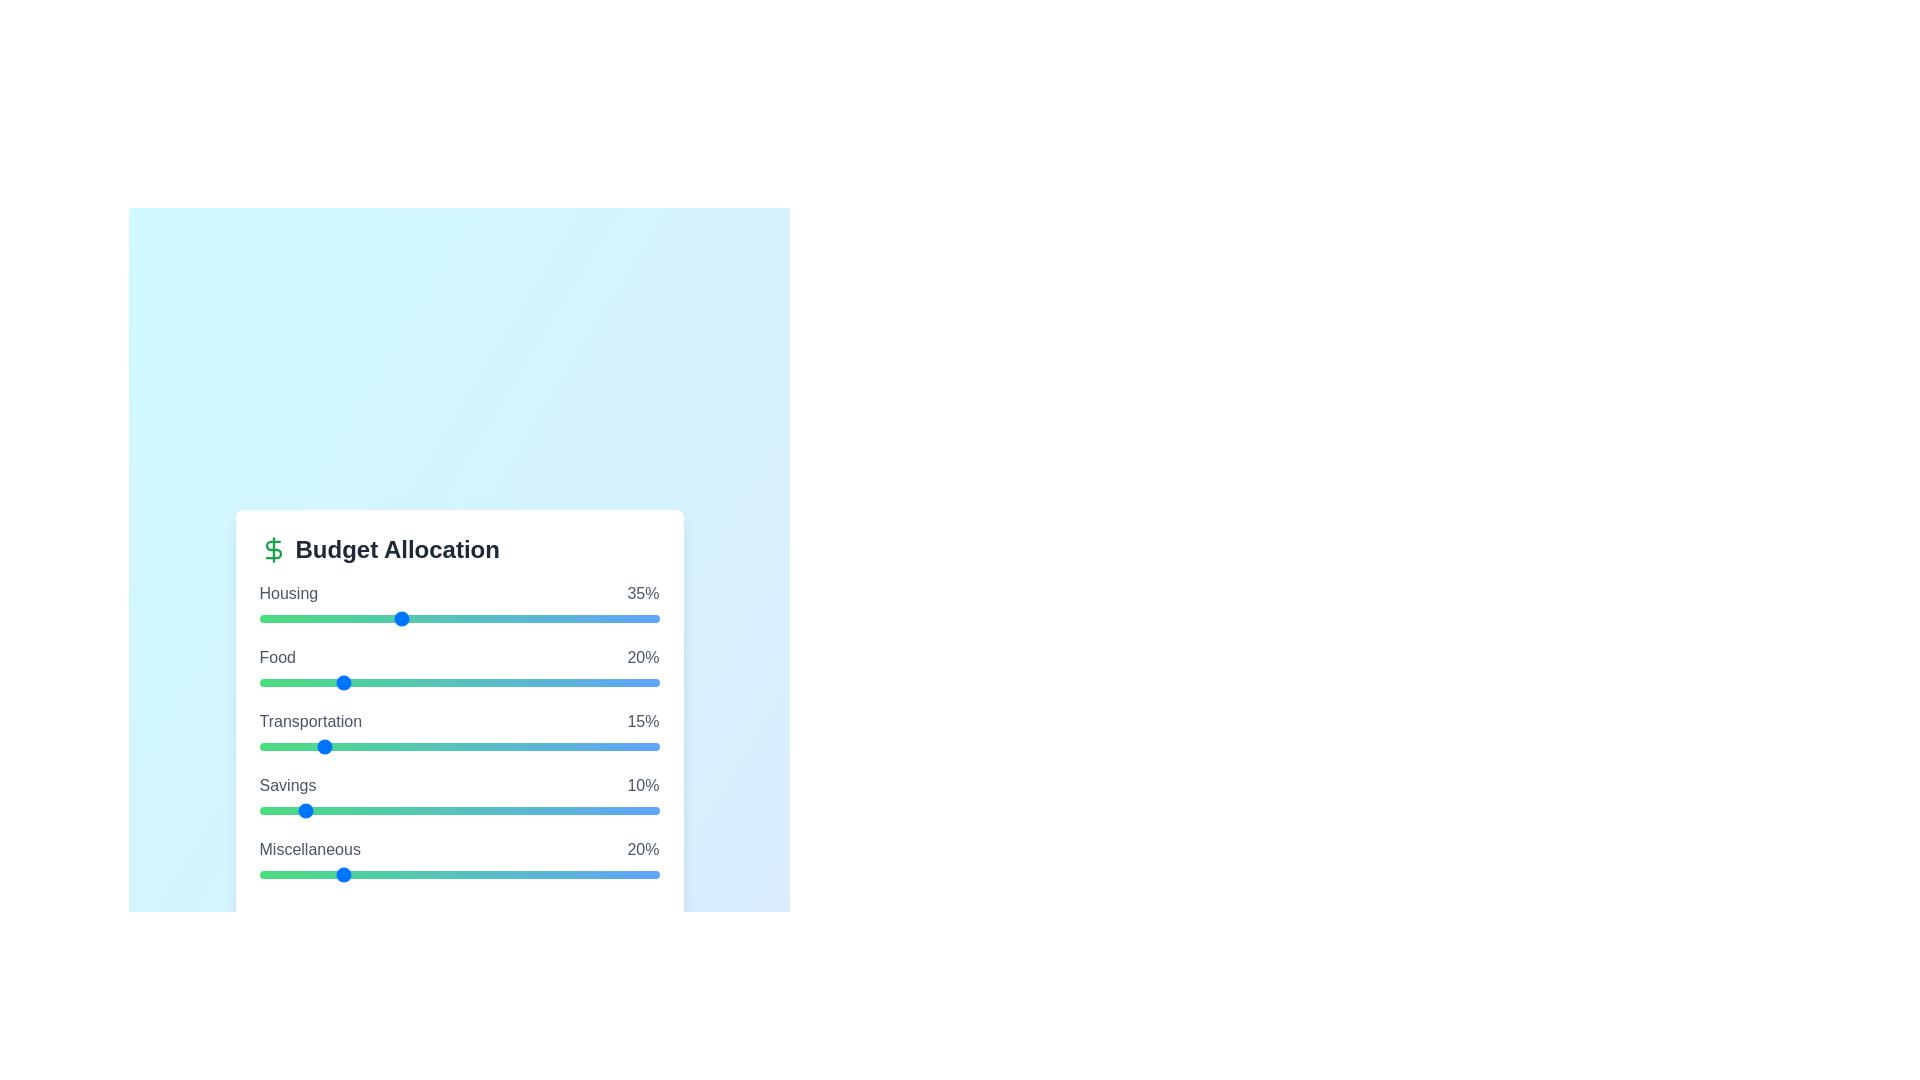 The image size is (1920, 1080). What do you see at coordinates (643, 593) in the screenshot?
I see `the text displaying the allocation percentage for 'Housing'` at bounding box center [643, 593].